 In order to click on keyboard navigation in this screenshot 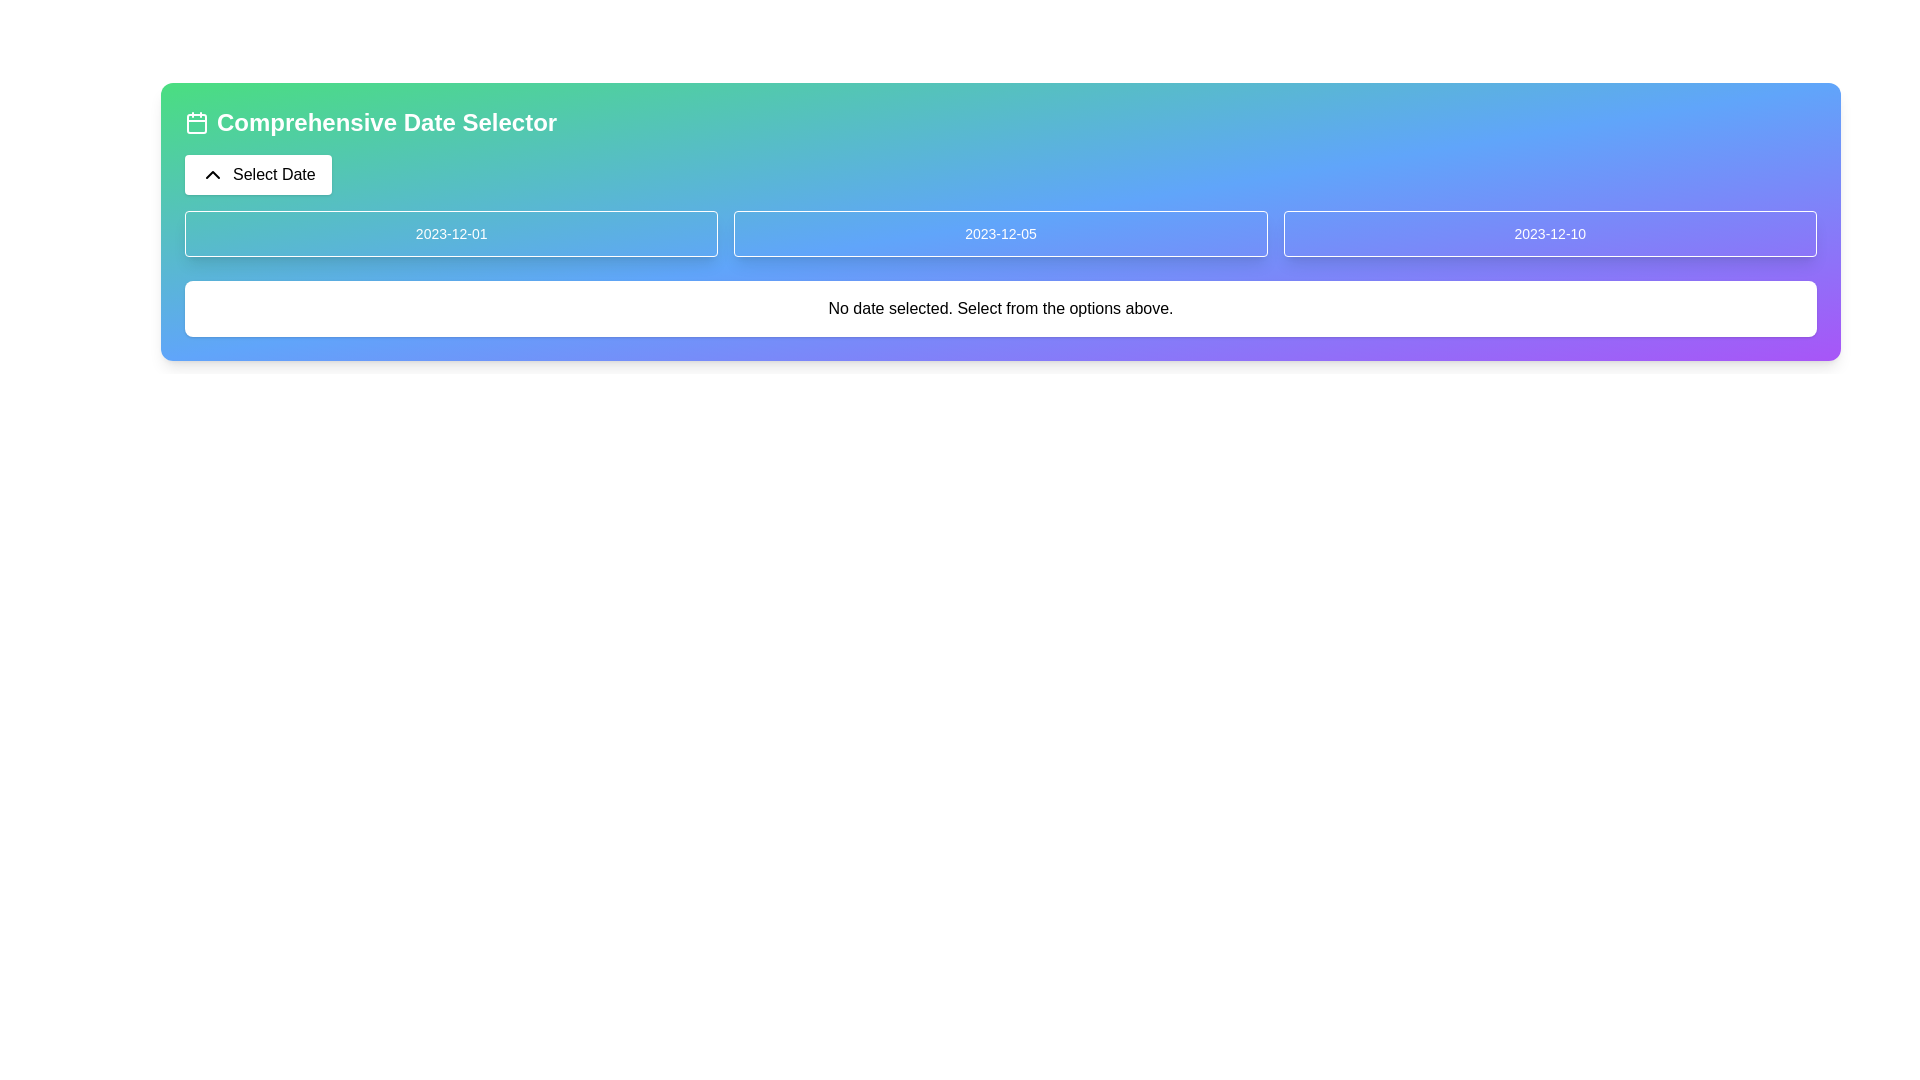, I will do `click(1000, 233)`.